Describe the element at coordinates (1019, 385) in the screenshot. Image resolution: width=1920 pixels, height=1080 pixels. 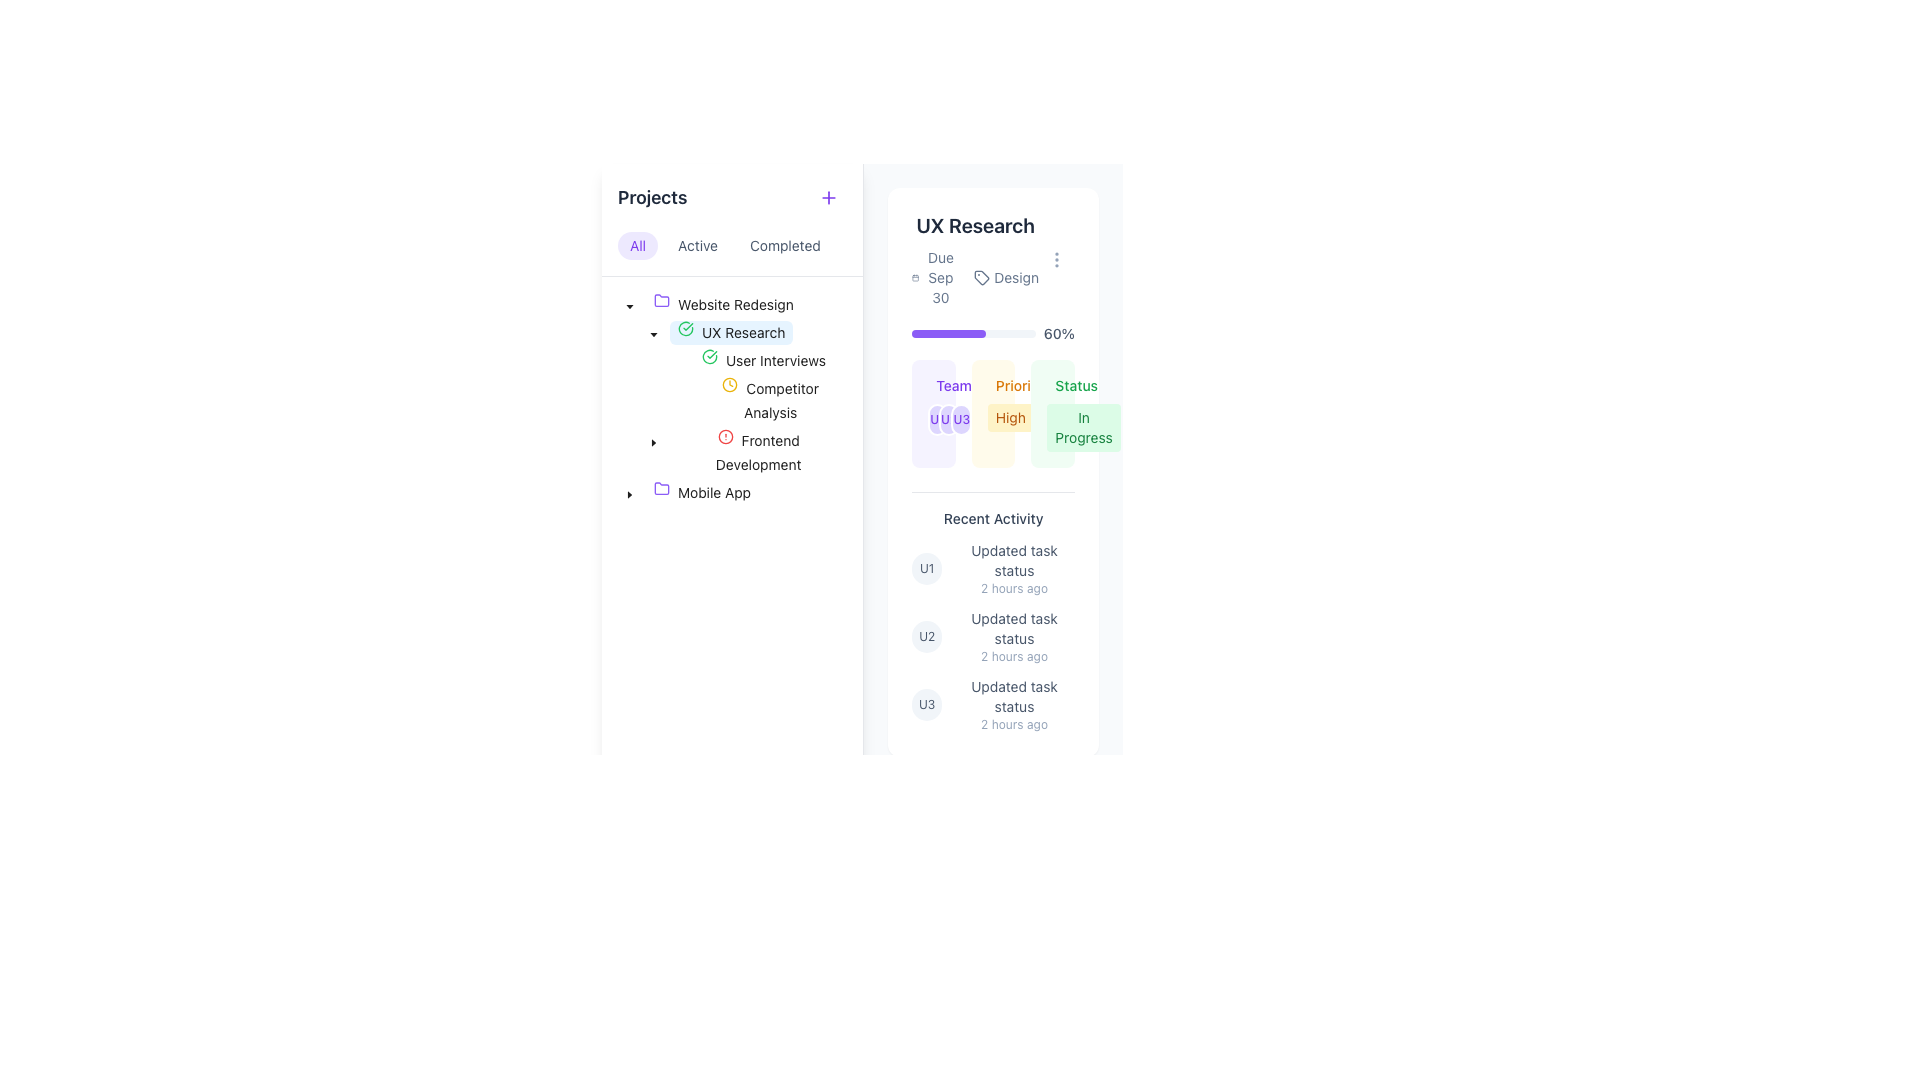
I see `the text label indicating the priority level of the task or project in the UX Research panel` at that location.